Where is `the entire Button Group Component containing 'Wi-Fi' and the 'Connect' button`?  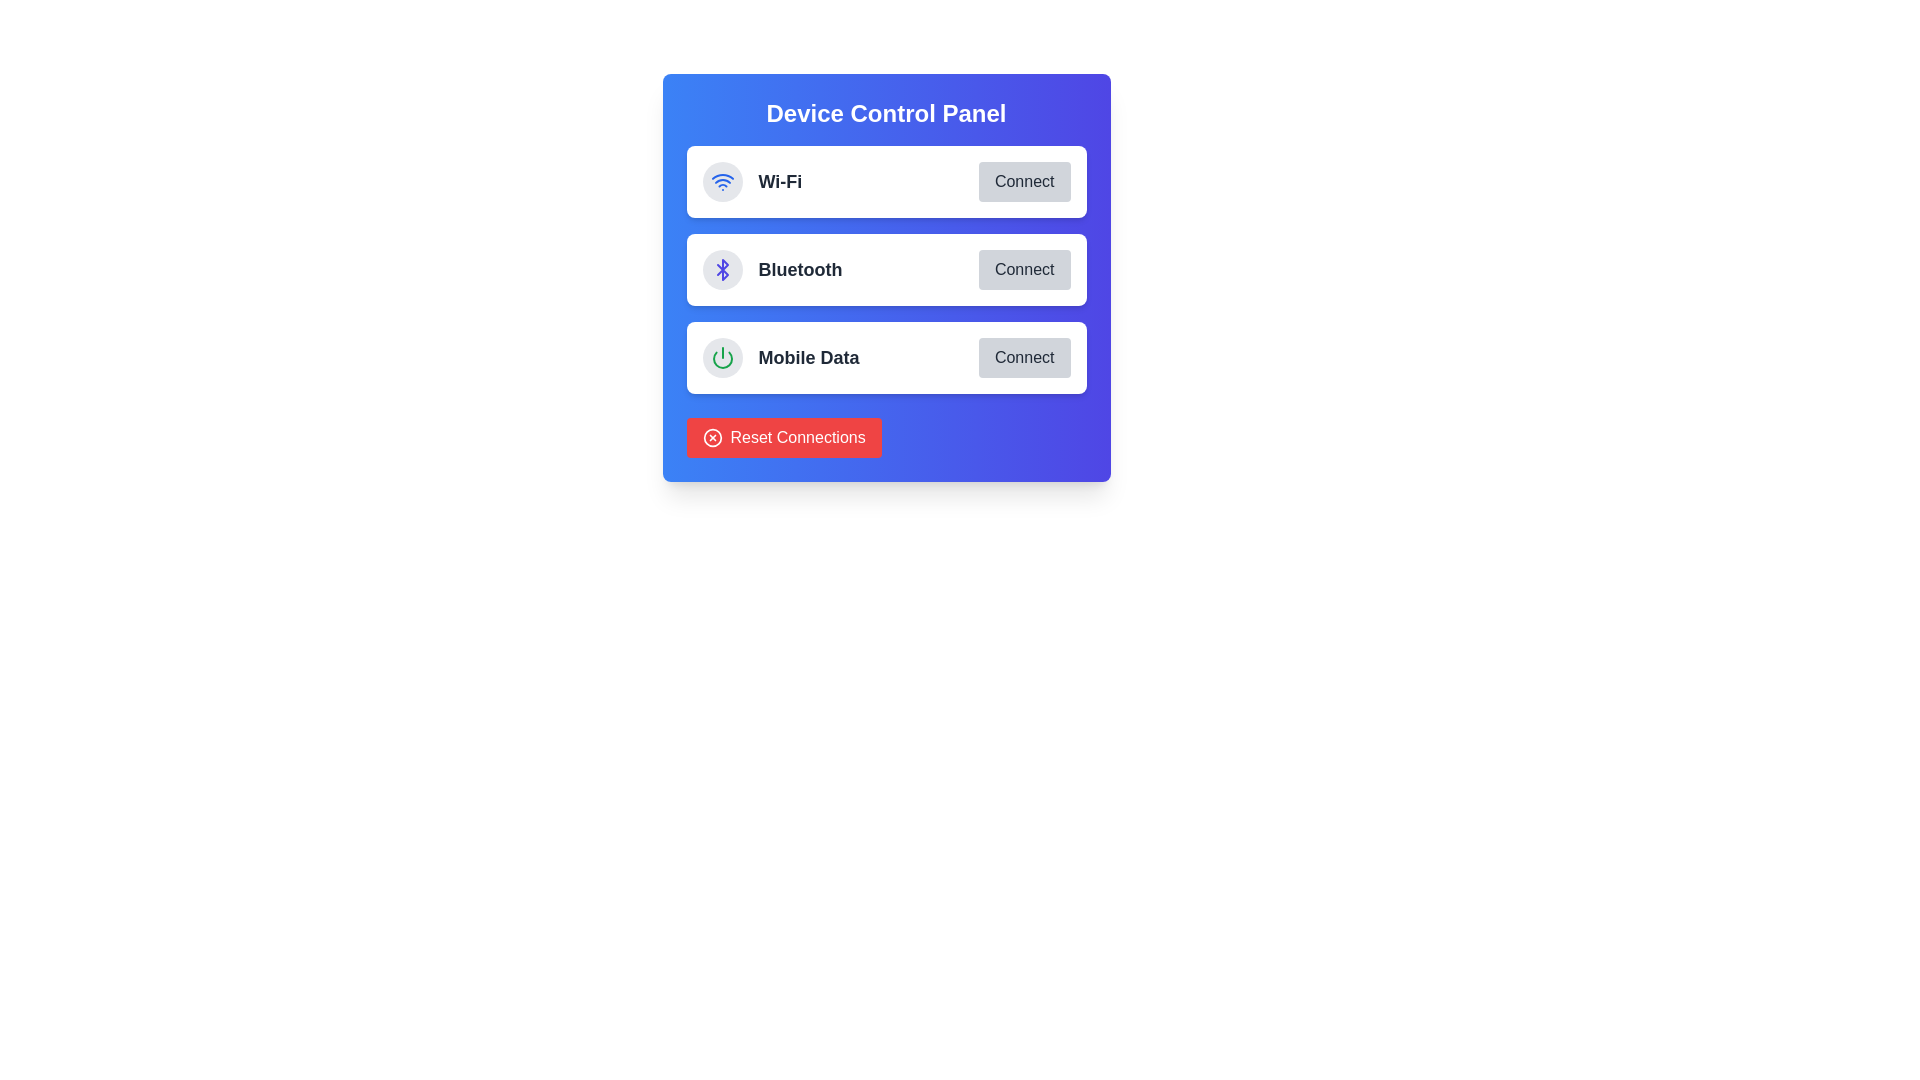 the entire Button Group Component containing 'Wi-Fi' and the 'Connect' button is located at coordinates (885, 181).